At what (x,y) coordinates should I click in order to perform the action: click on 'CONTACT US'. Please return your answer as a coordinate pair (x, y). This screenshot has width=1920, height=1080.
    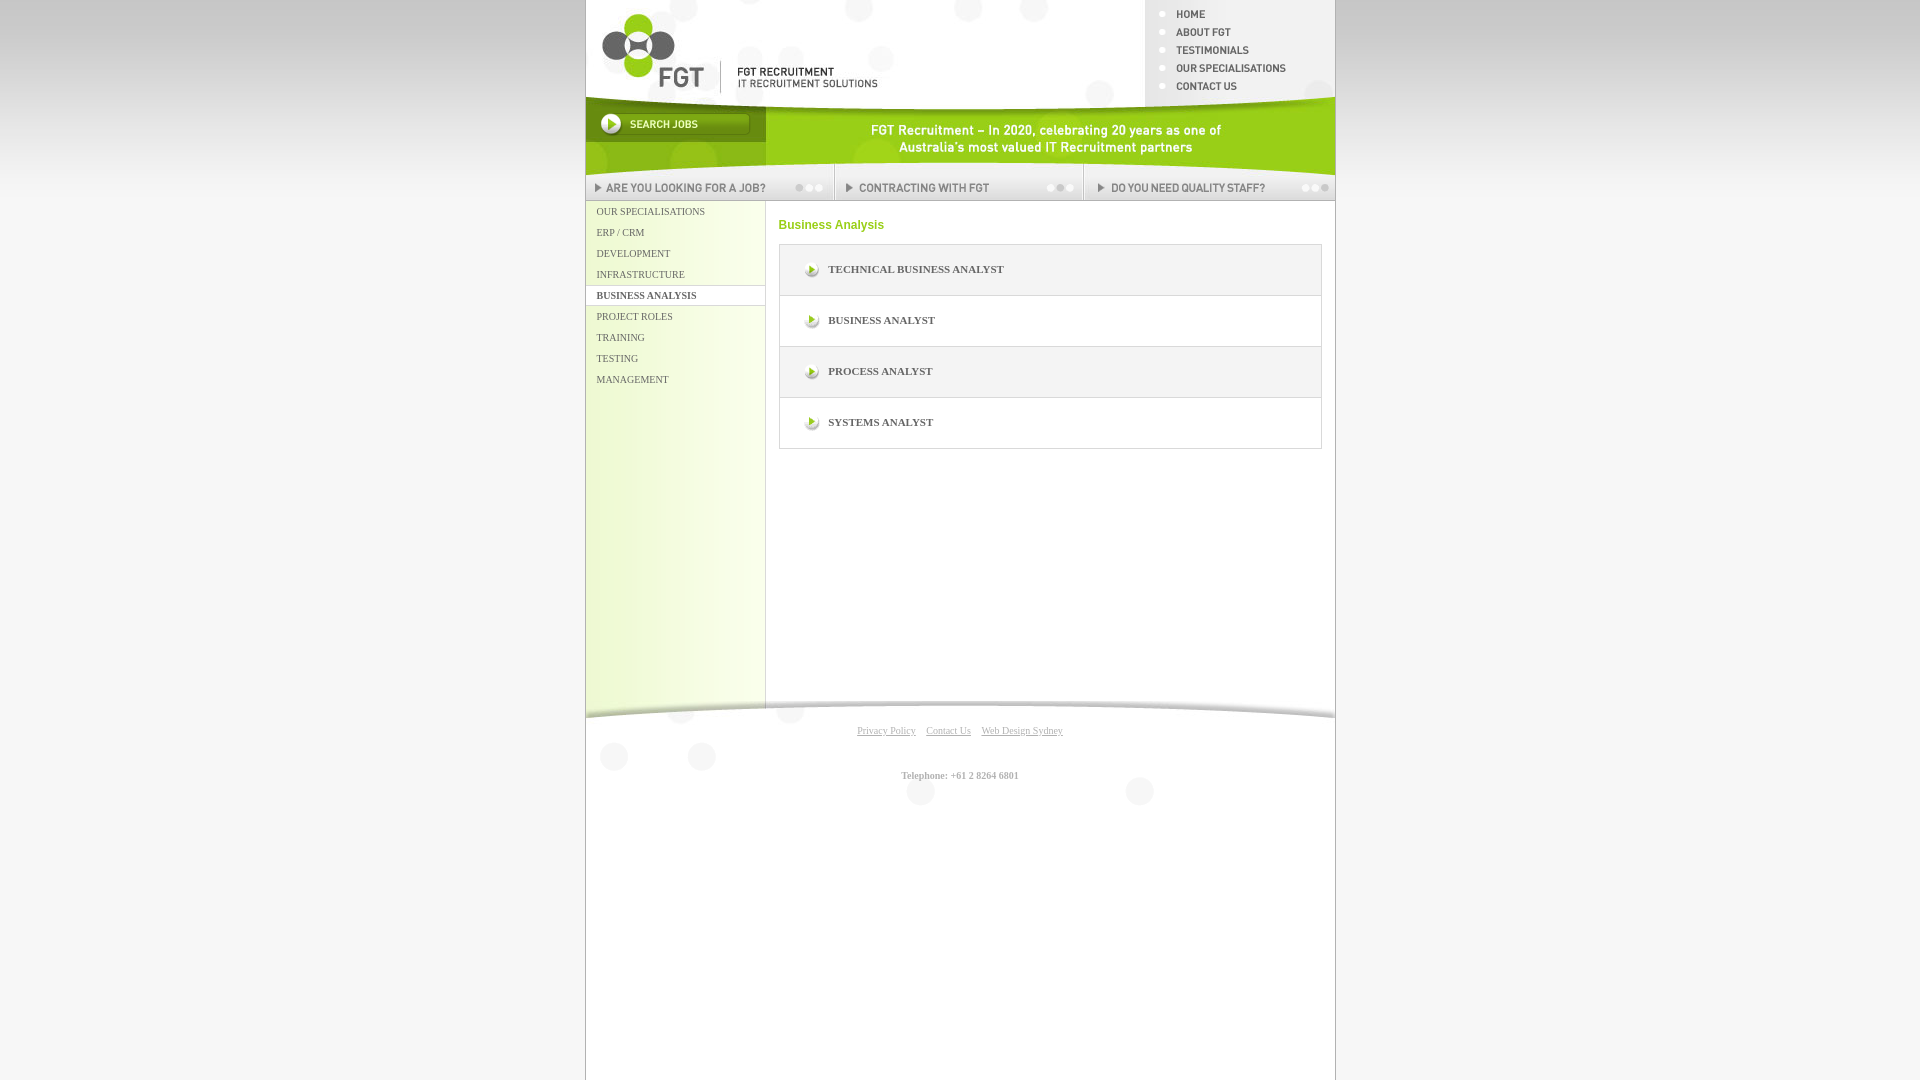
    Looking at the image, I should click on (1237, 91).